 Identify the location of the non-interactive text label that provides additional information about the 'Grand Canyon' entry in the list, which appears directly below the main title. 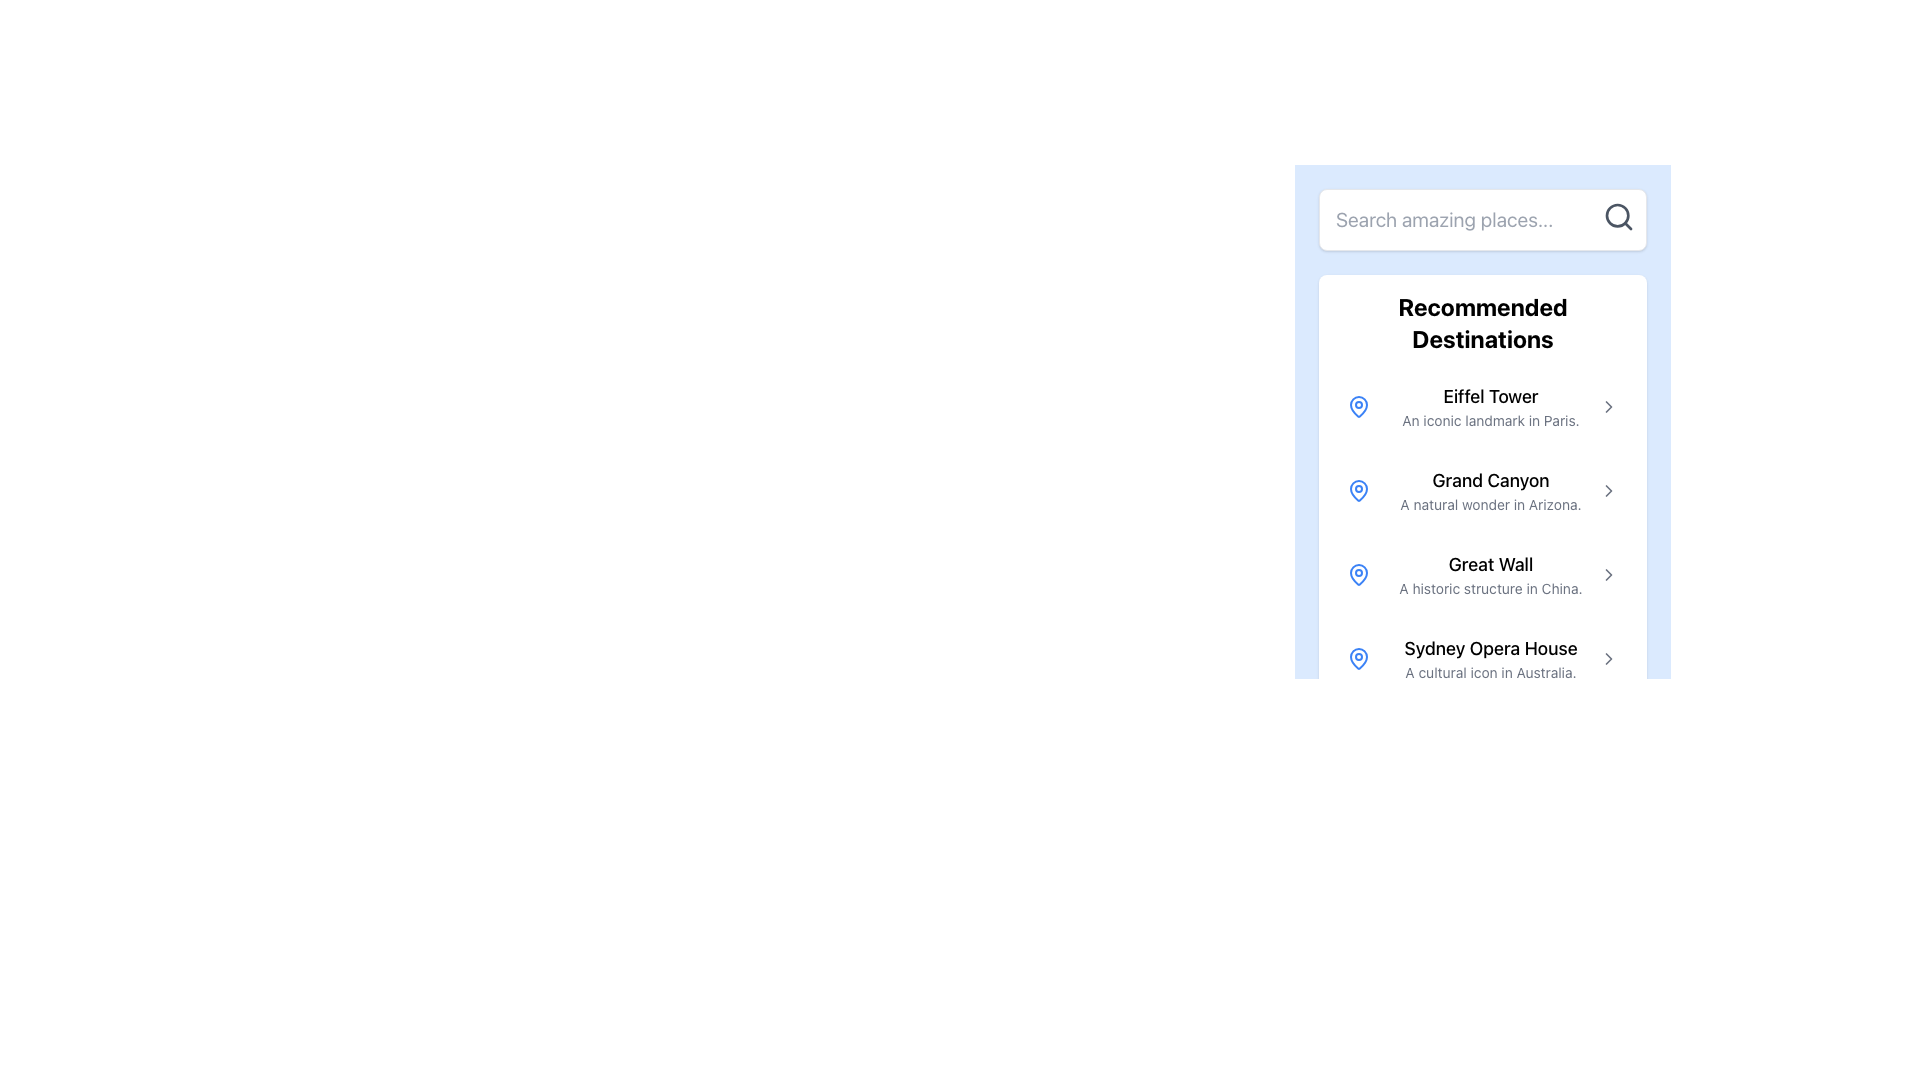
(1491, 504).